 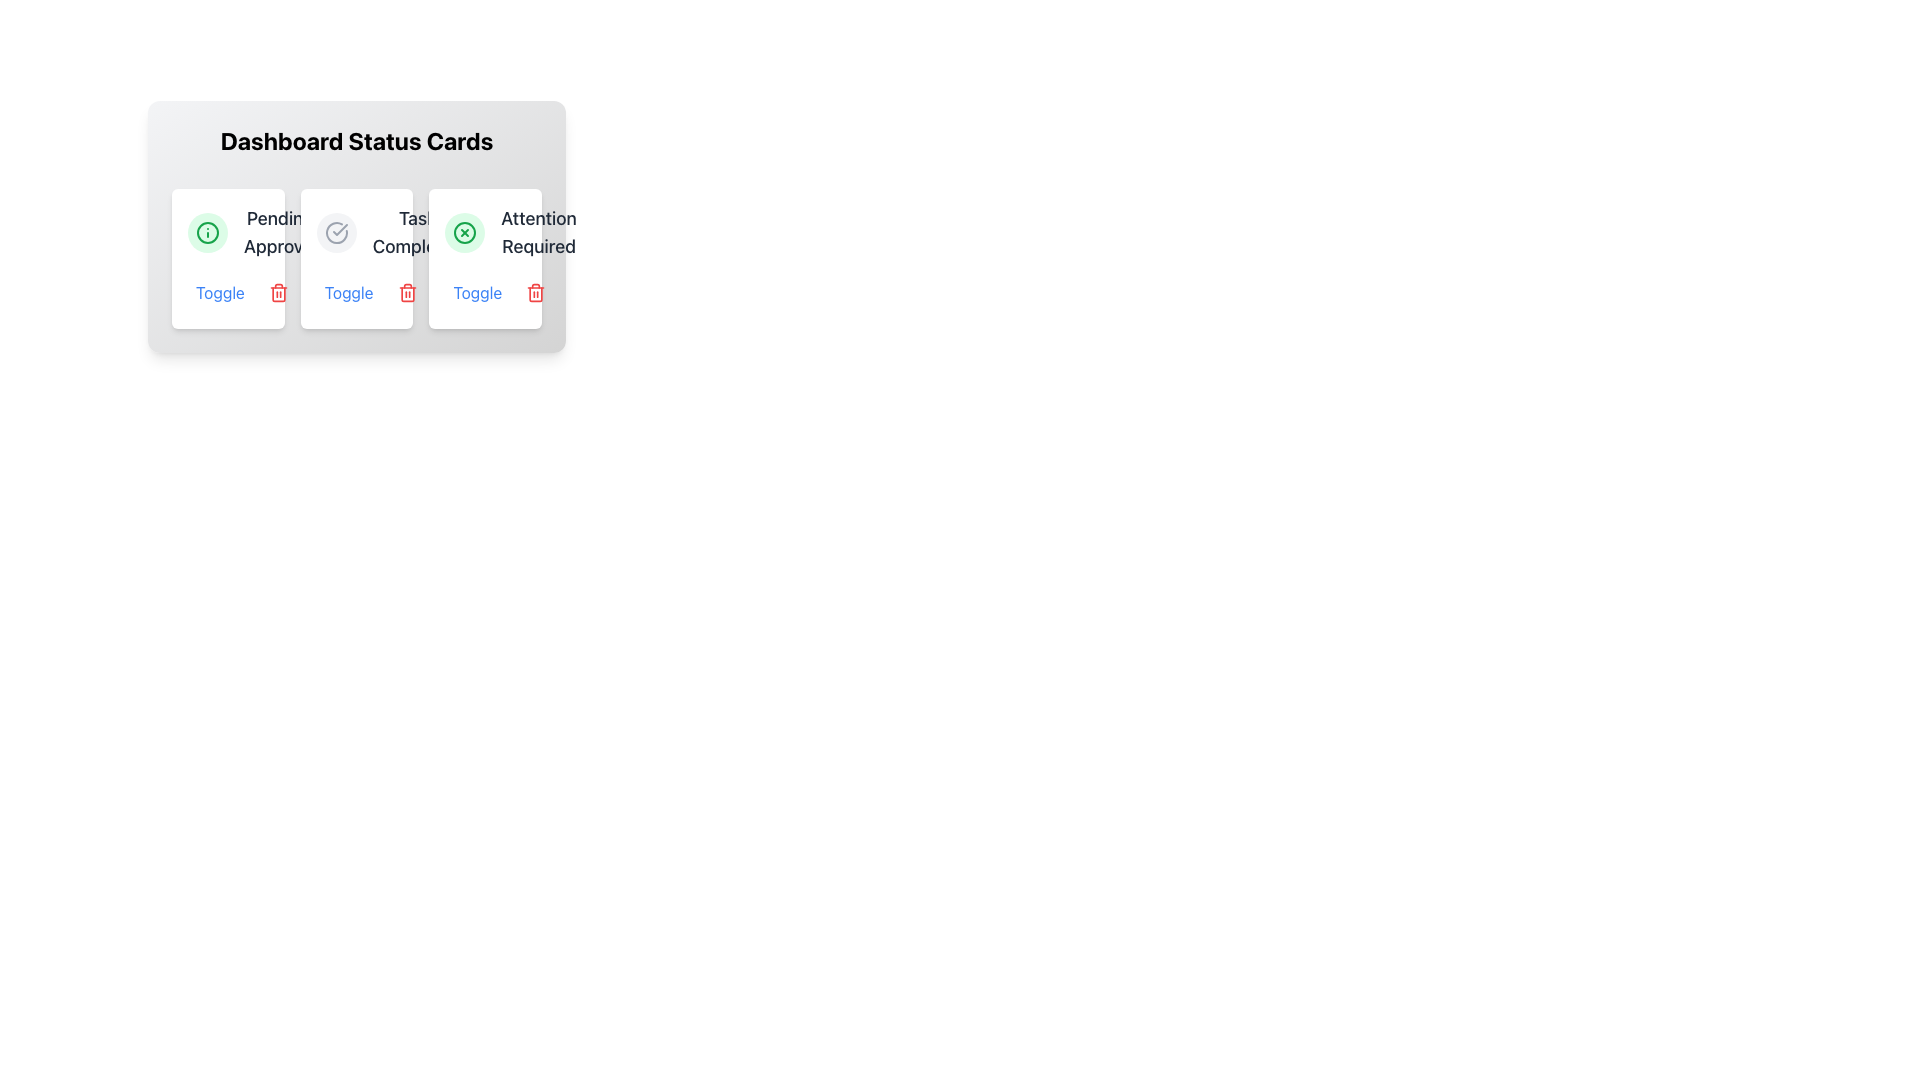 What do you see at coordinates (485, 293) in the screenshot?
I see `the third 'Toggle' button under the 'Attention Required' label in the 'Dashboard Status Cards' panel` at bounding box center [485, 293].